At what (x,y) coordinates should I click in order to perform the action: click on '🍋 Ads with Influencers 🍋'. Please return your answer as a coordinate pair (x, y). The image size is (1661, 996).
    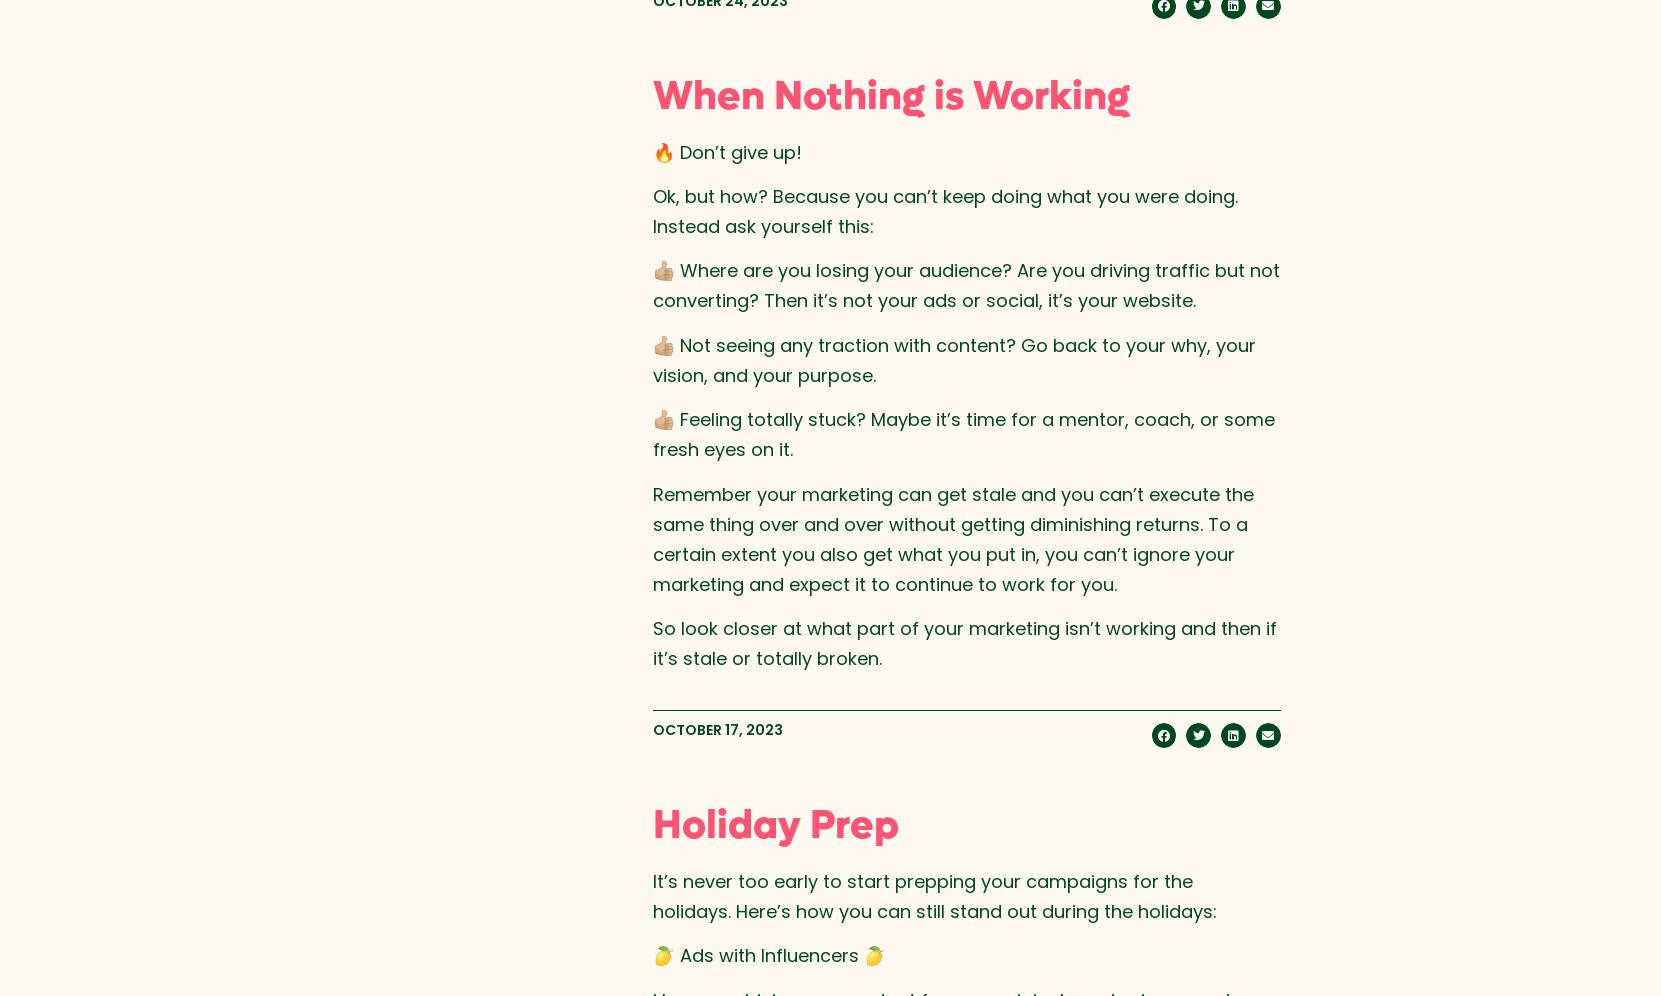
    Looking at the image, I should click on (767, 954).